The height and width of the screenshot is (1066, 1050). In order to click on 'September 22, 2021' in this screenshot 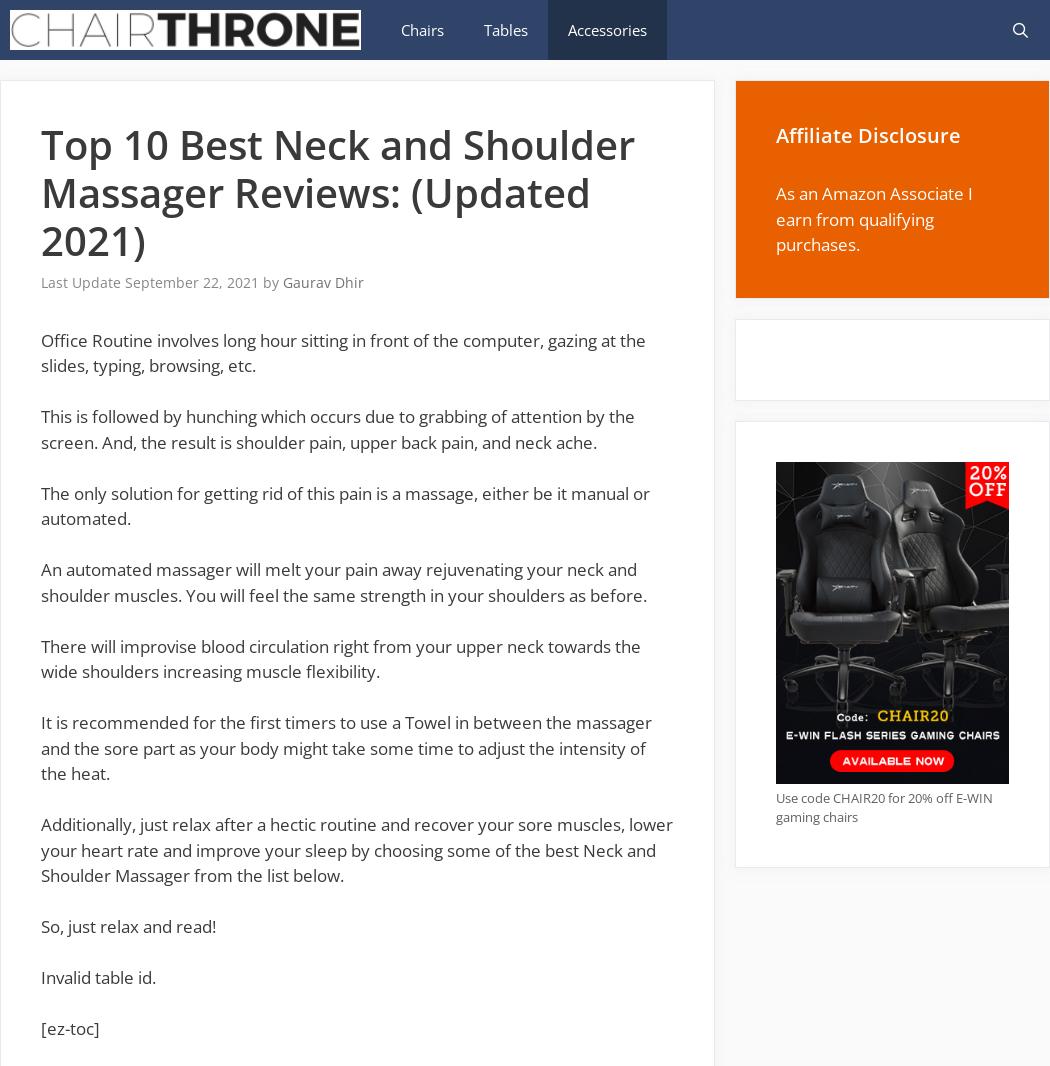, I will do `click(191, 282)`.